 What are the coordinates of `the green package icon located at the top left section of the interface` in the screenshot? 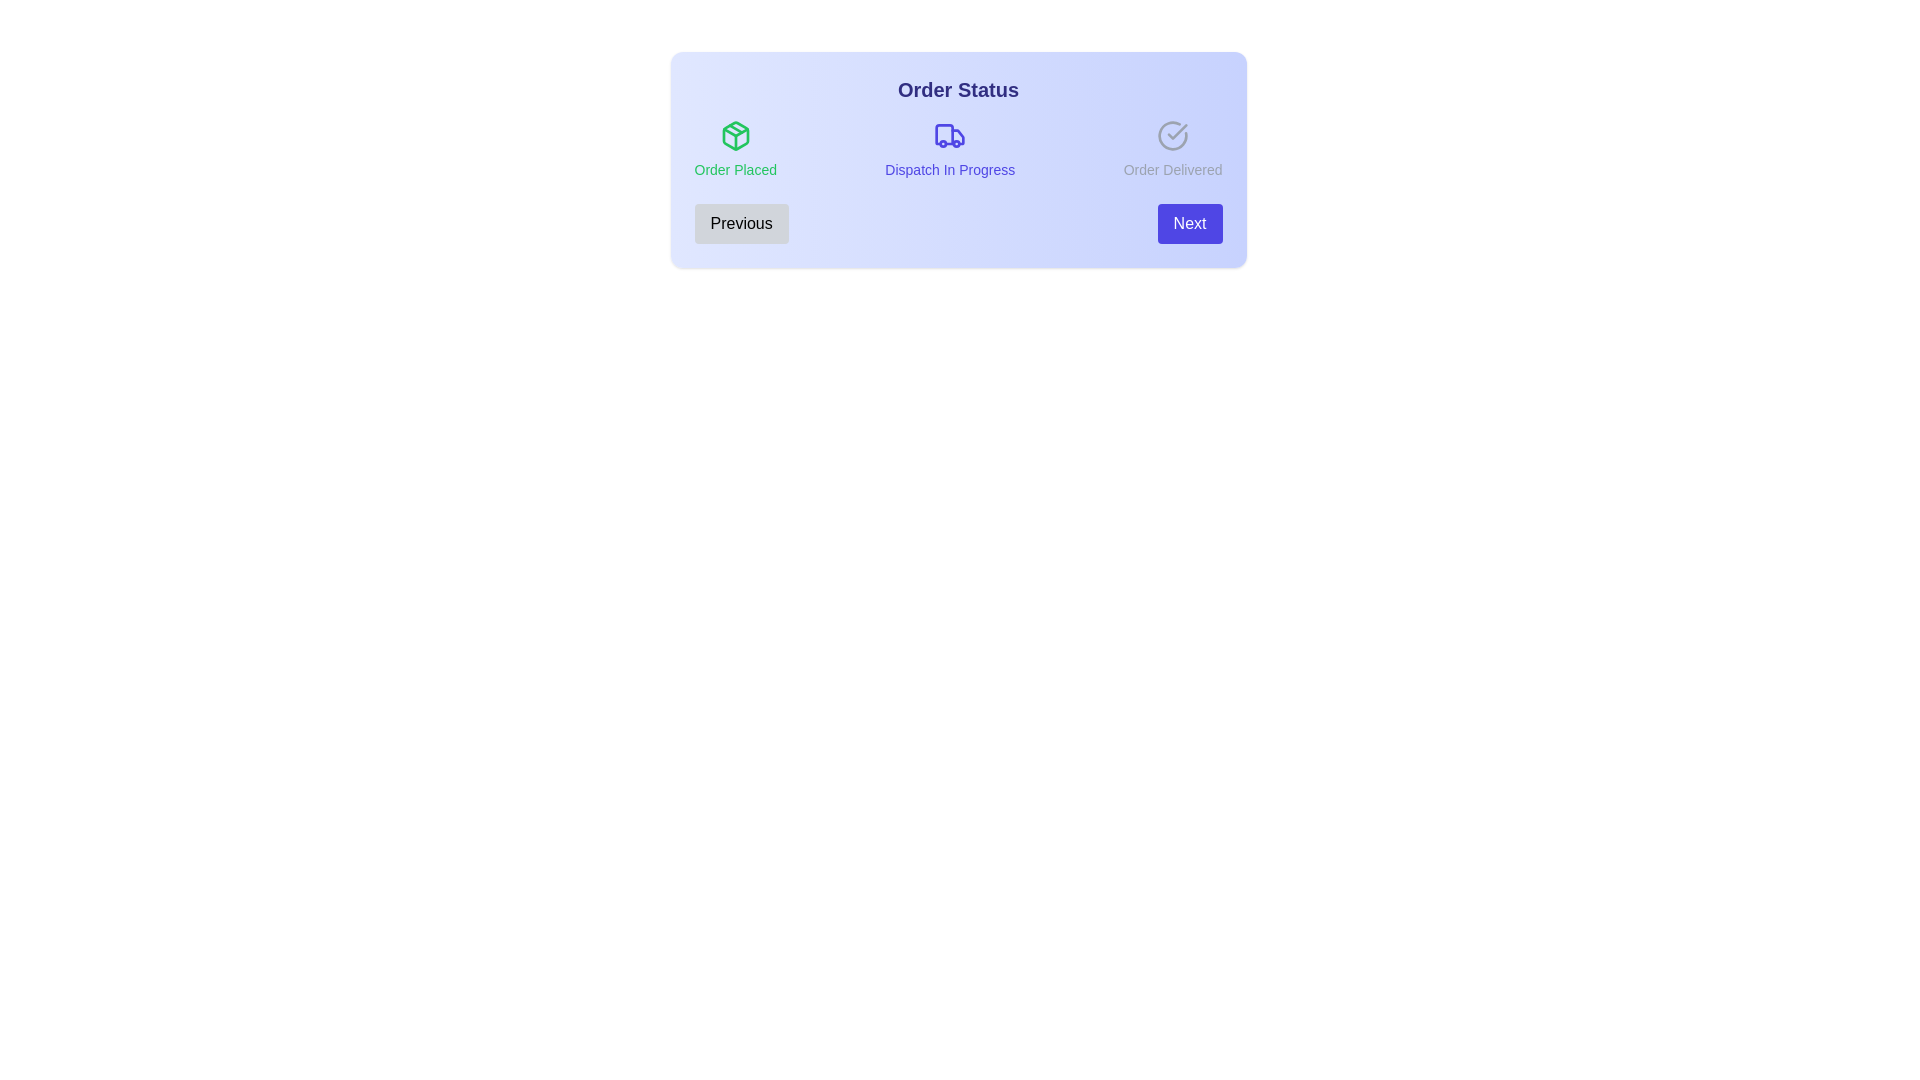 It's located at (734, 135).